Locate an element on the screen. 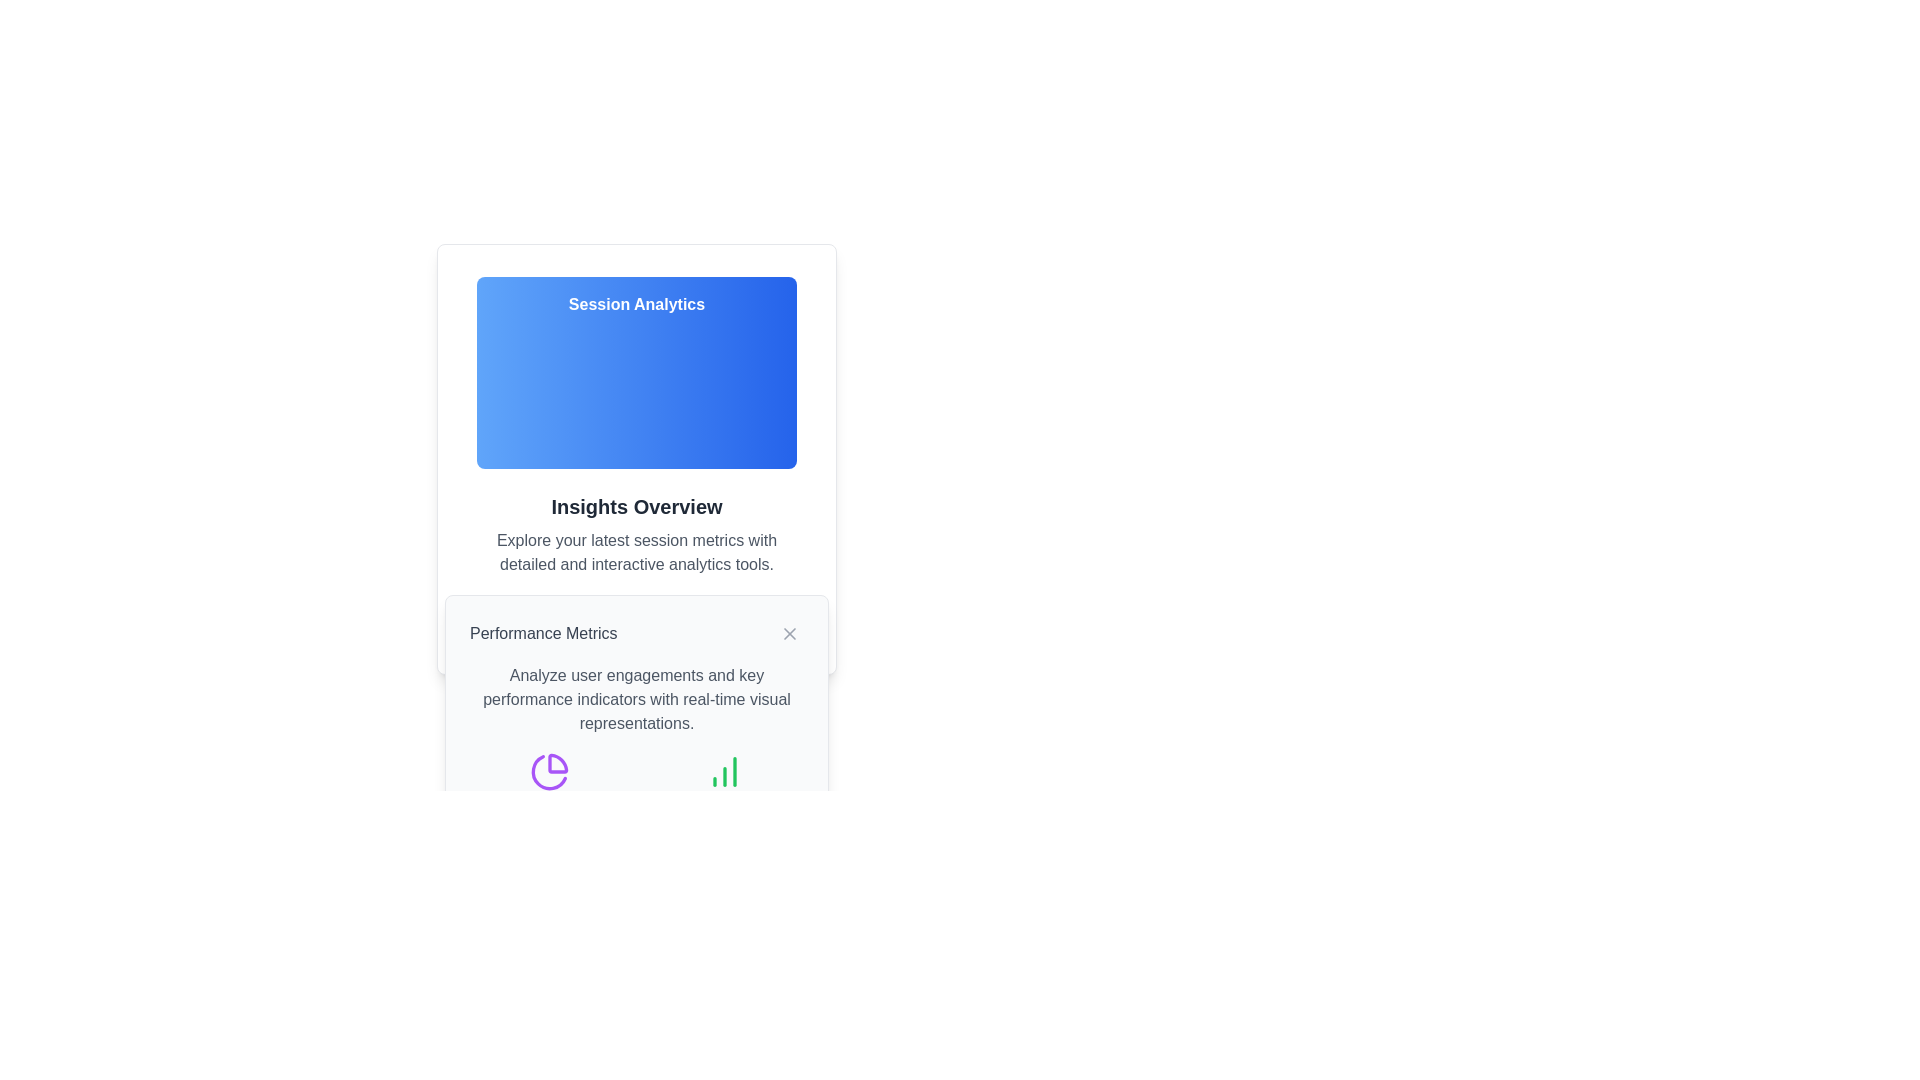 This screenshot has height=1080, width=1920. the Text Label that serves as the header for the section, positioned below 'Insights Overview' and above descriptive text and visuals is located at coordinates (543, 633).